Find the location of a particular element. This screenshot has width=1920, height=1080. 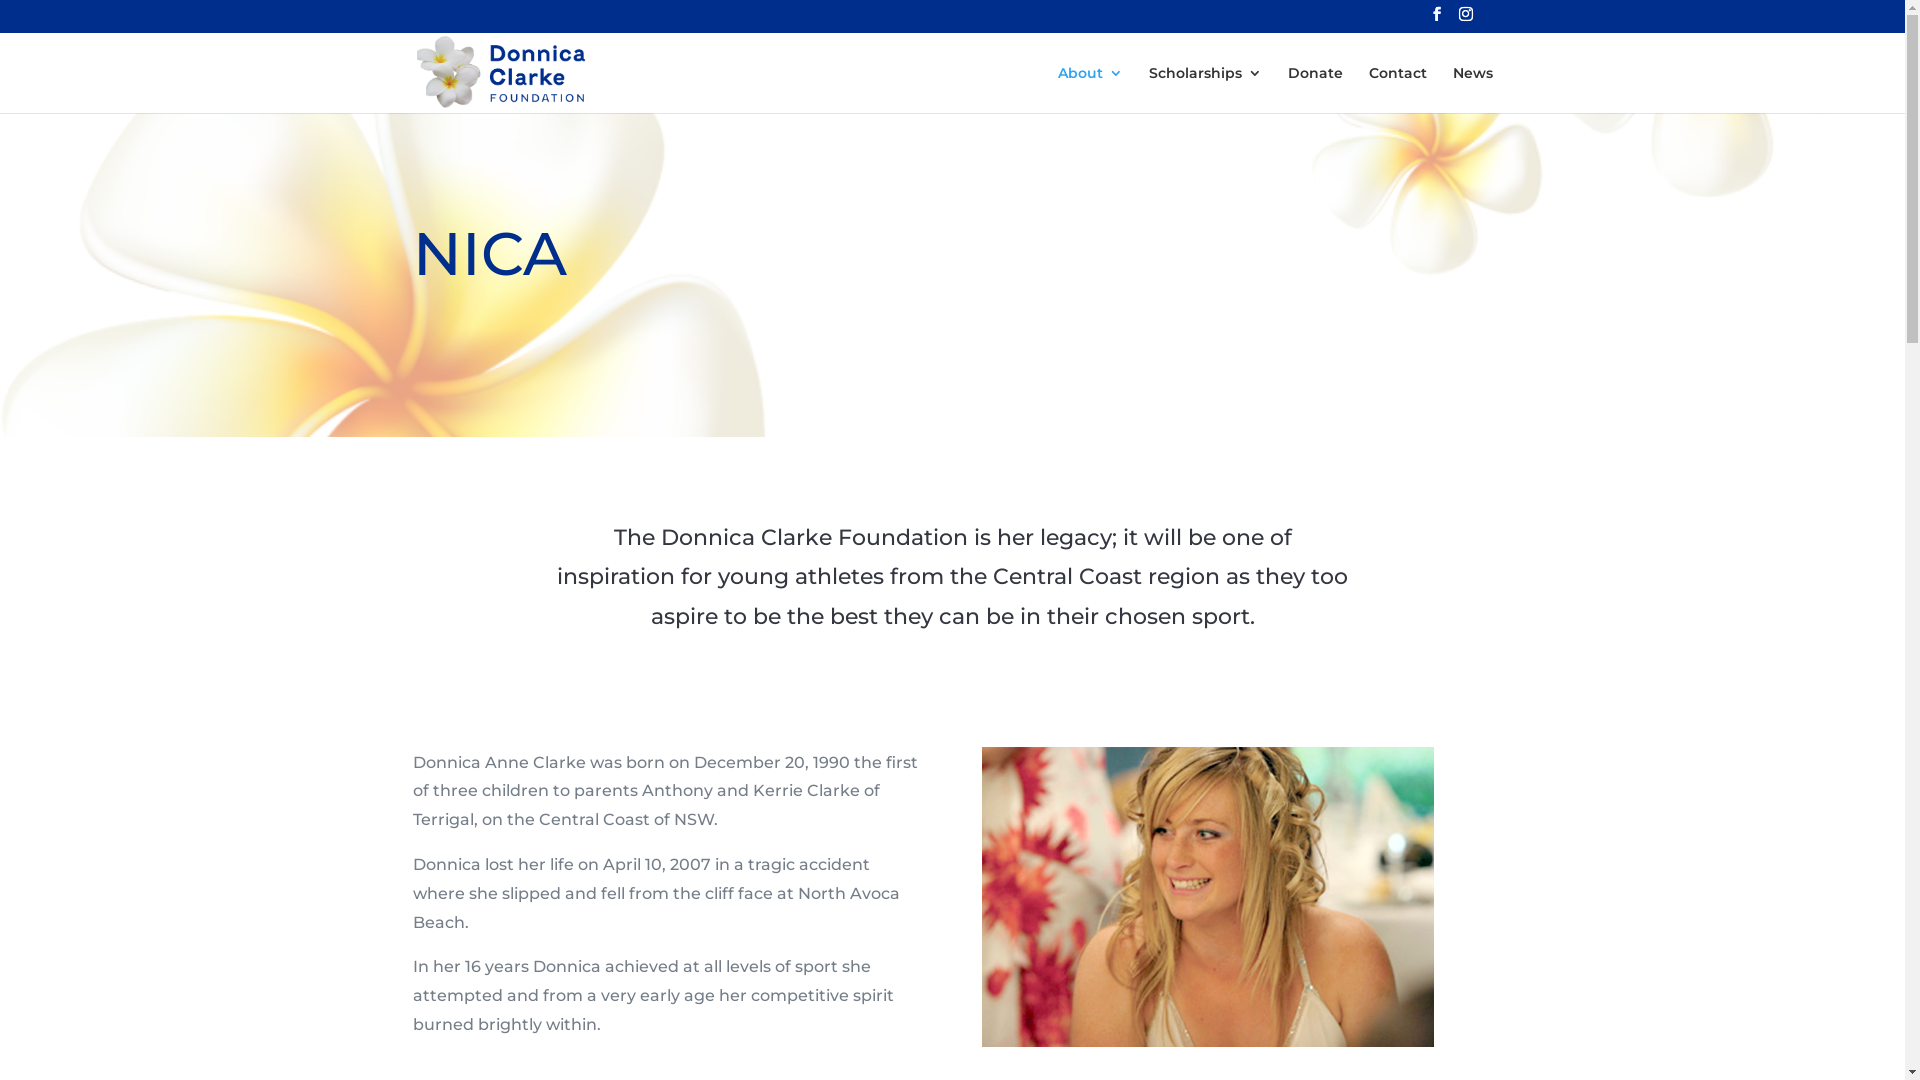

'News' is located at coordinates (1451, 88).